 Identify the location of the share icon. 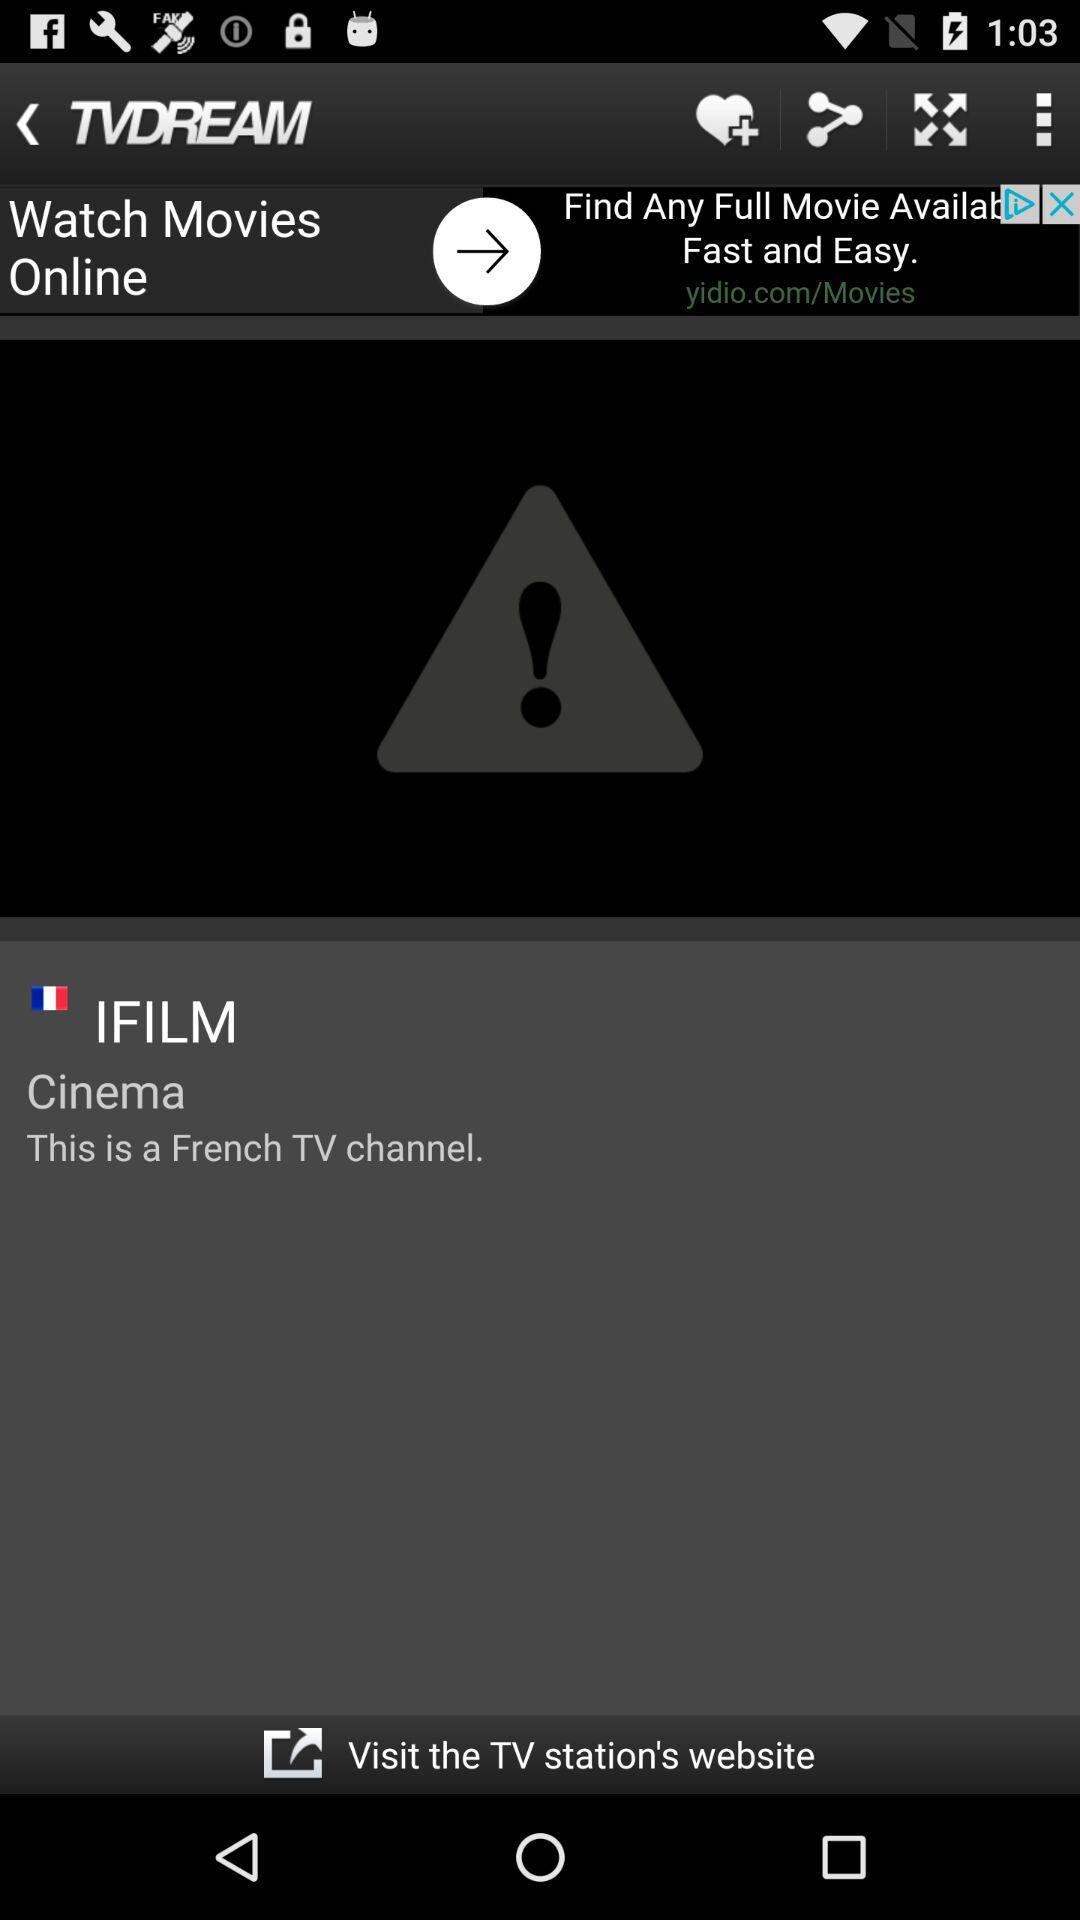
(833, 127).